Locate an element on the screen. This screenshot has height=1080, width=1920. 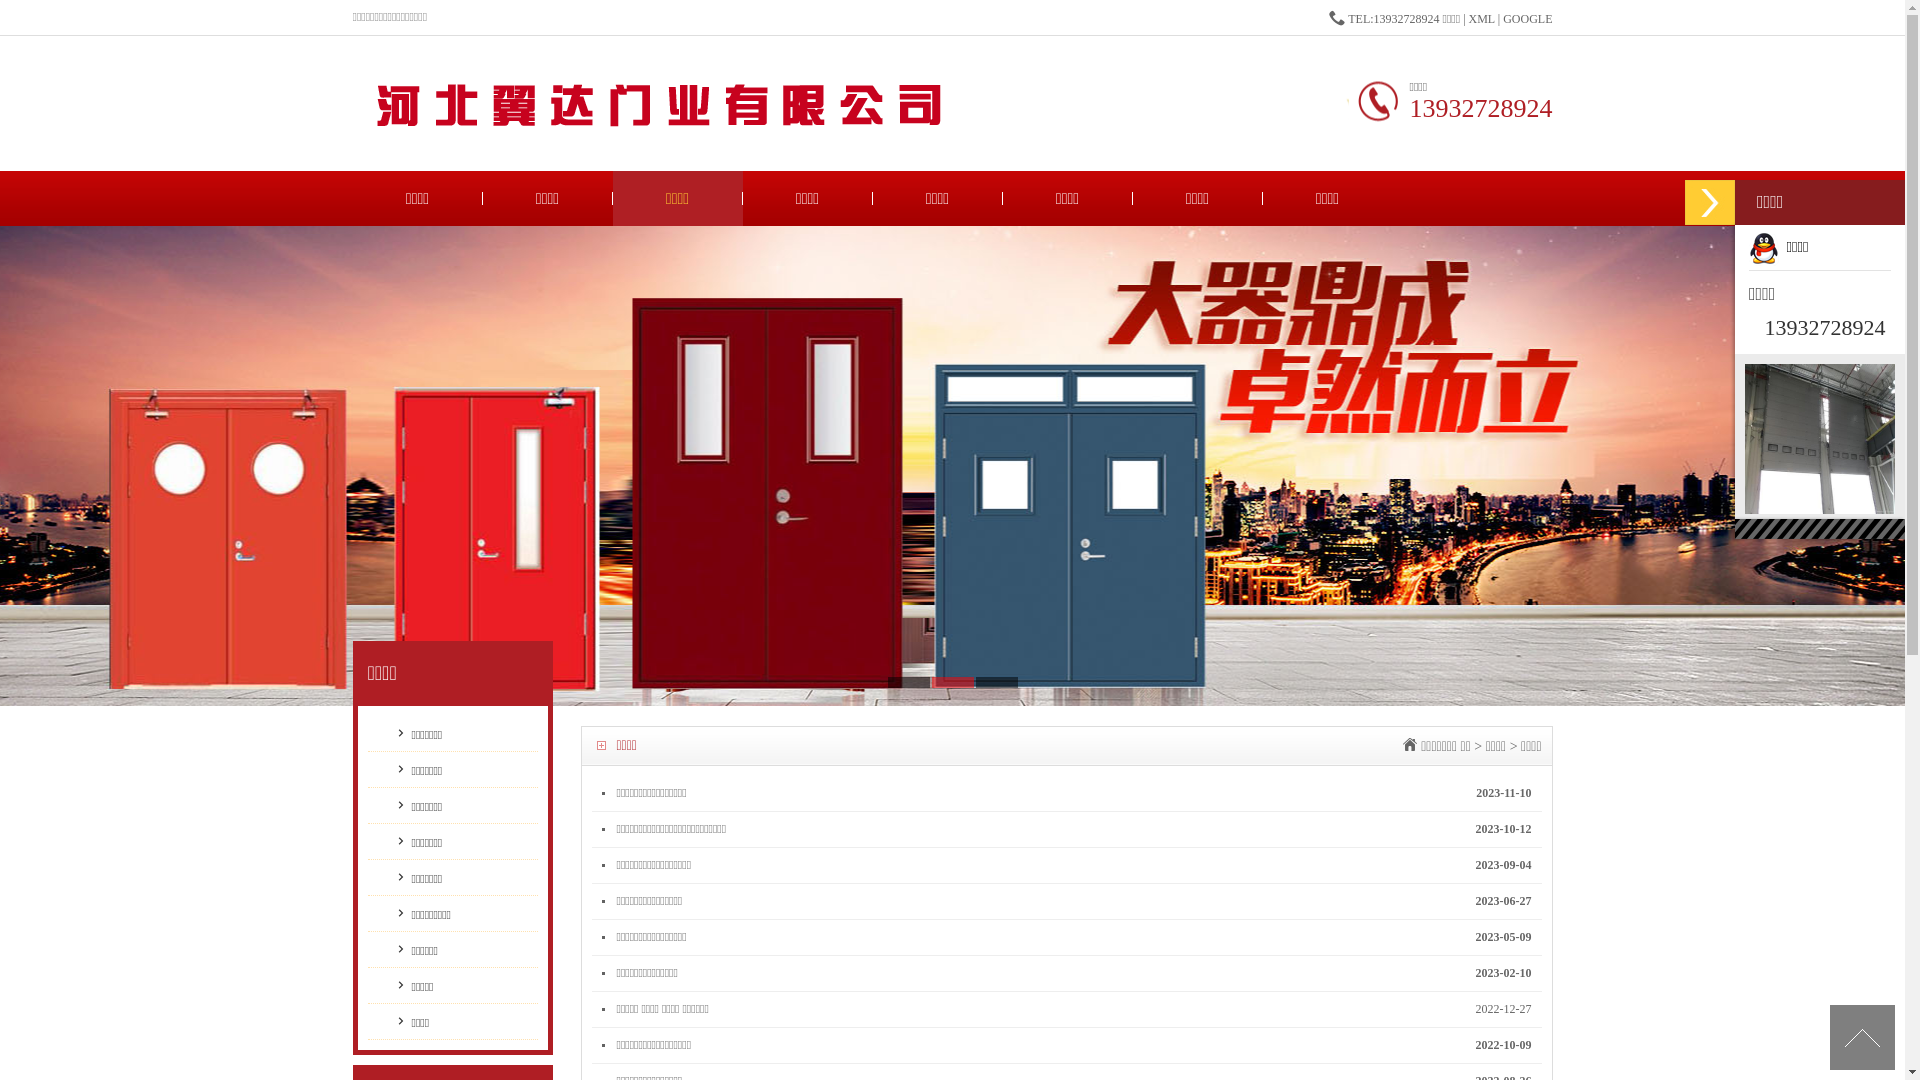
'XML' is located at coordinates (1482, 19).